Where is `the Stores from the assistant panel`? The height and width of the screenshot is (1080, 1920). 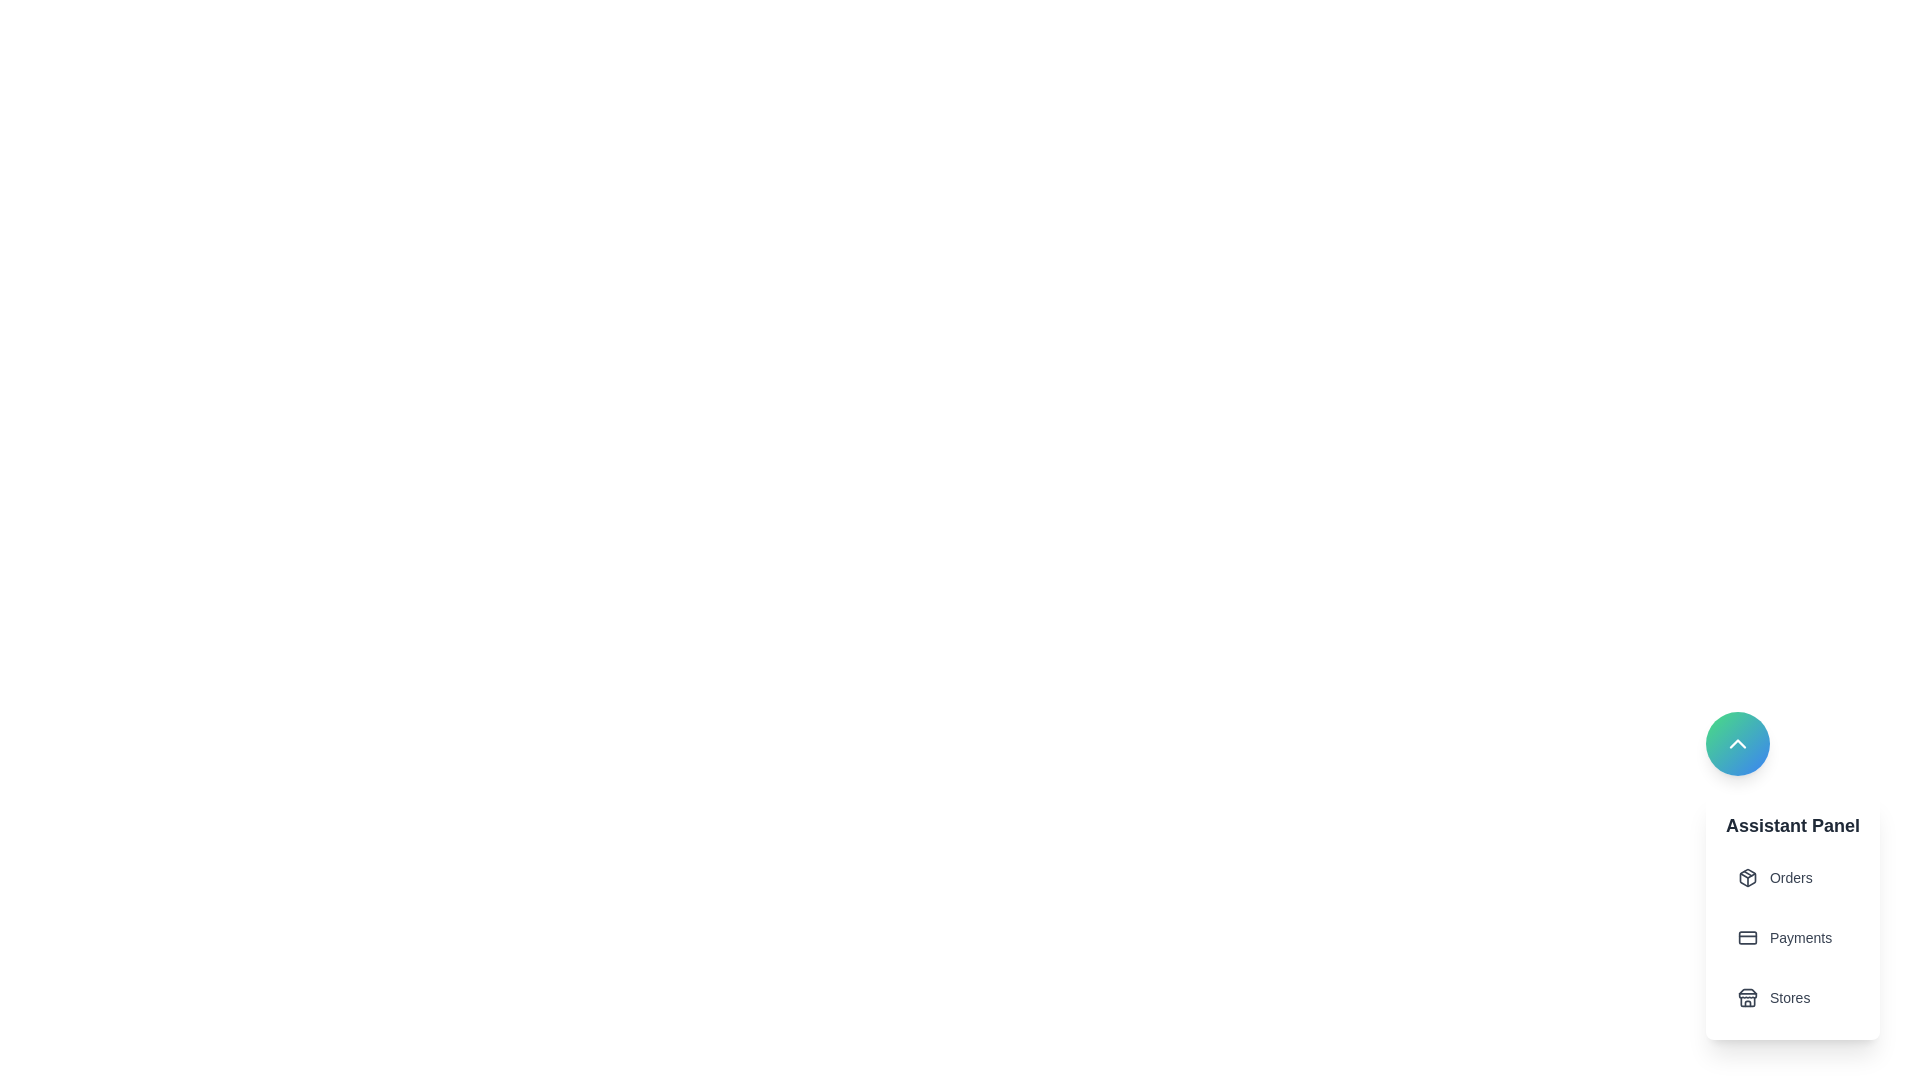
the Stores from the assistant panel is located at coordinates (1792, 998).